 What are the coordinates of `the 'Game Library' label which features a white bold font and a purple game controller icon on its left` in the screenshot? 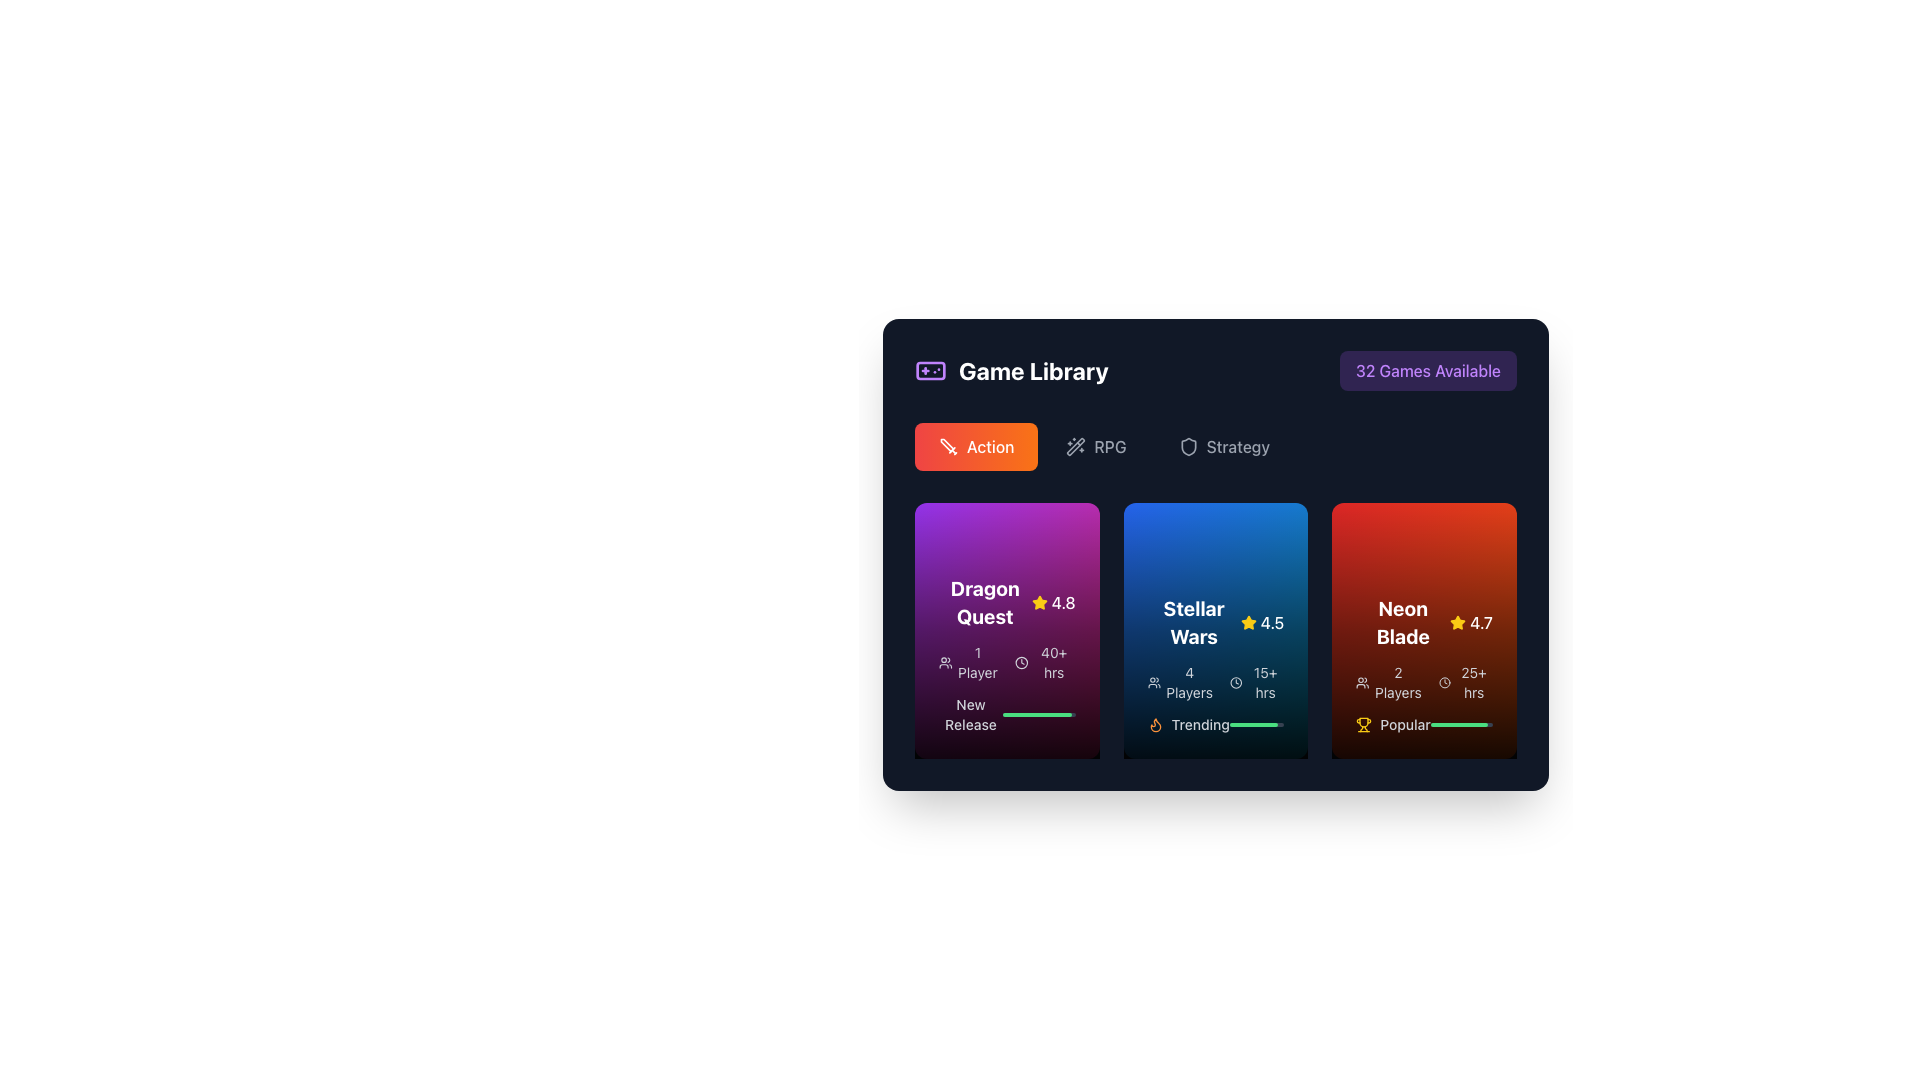 It's located at (1011, 370).